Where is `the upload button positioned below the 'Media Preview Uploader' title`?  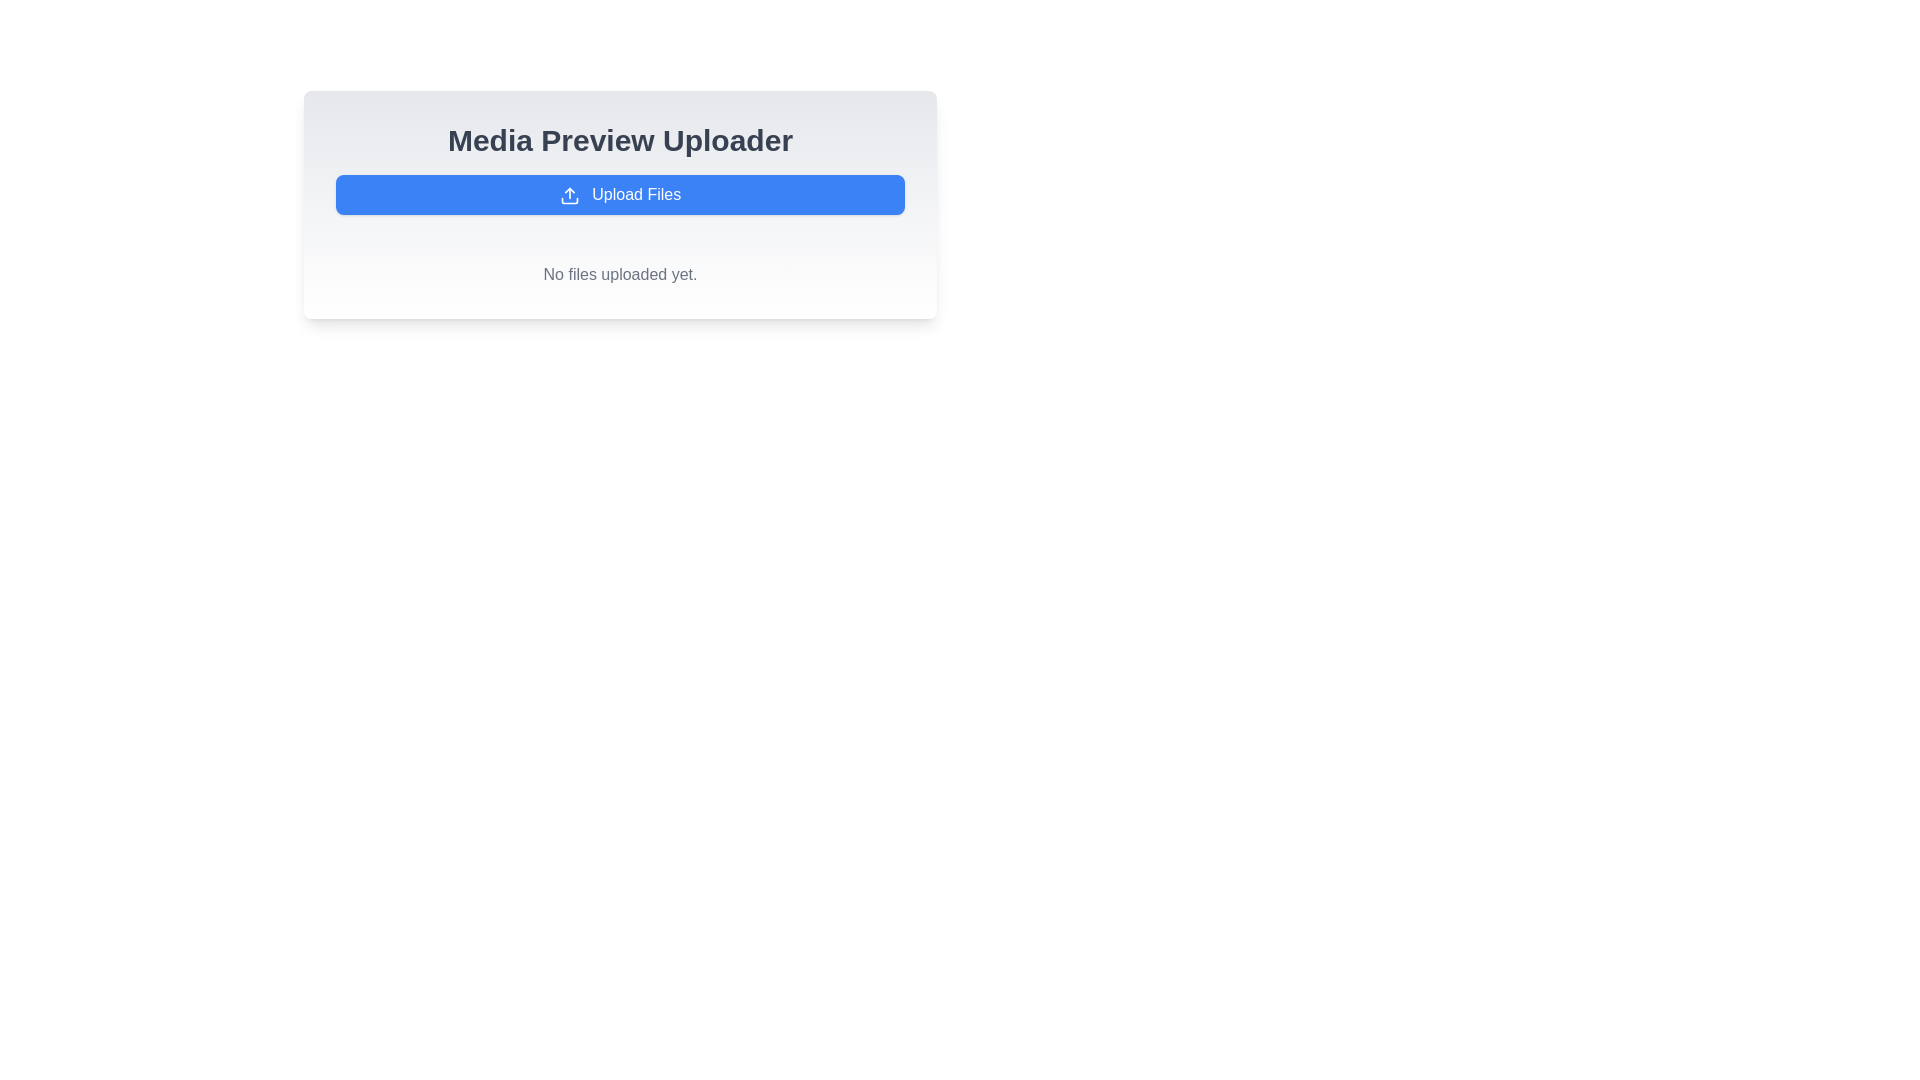 the upload button positioned below the 'Media Preview Uploader' title is located at coordinates (619, 195).